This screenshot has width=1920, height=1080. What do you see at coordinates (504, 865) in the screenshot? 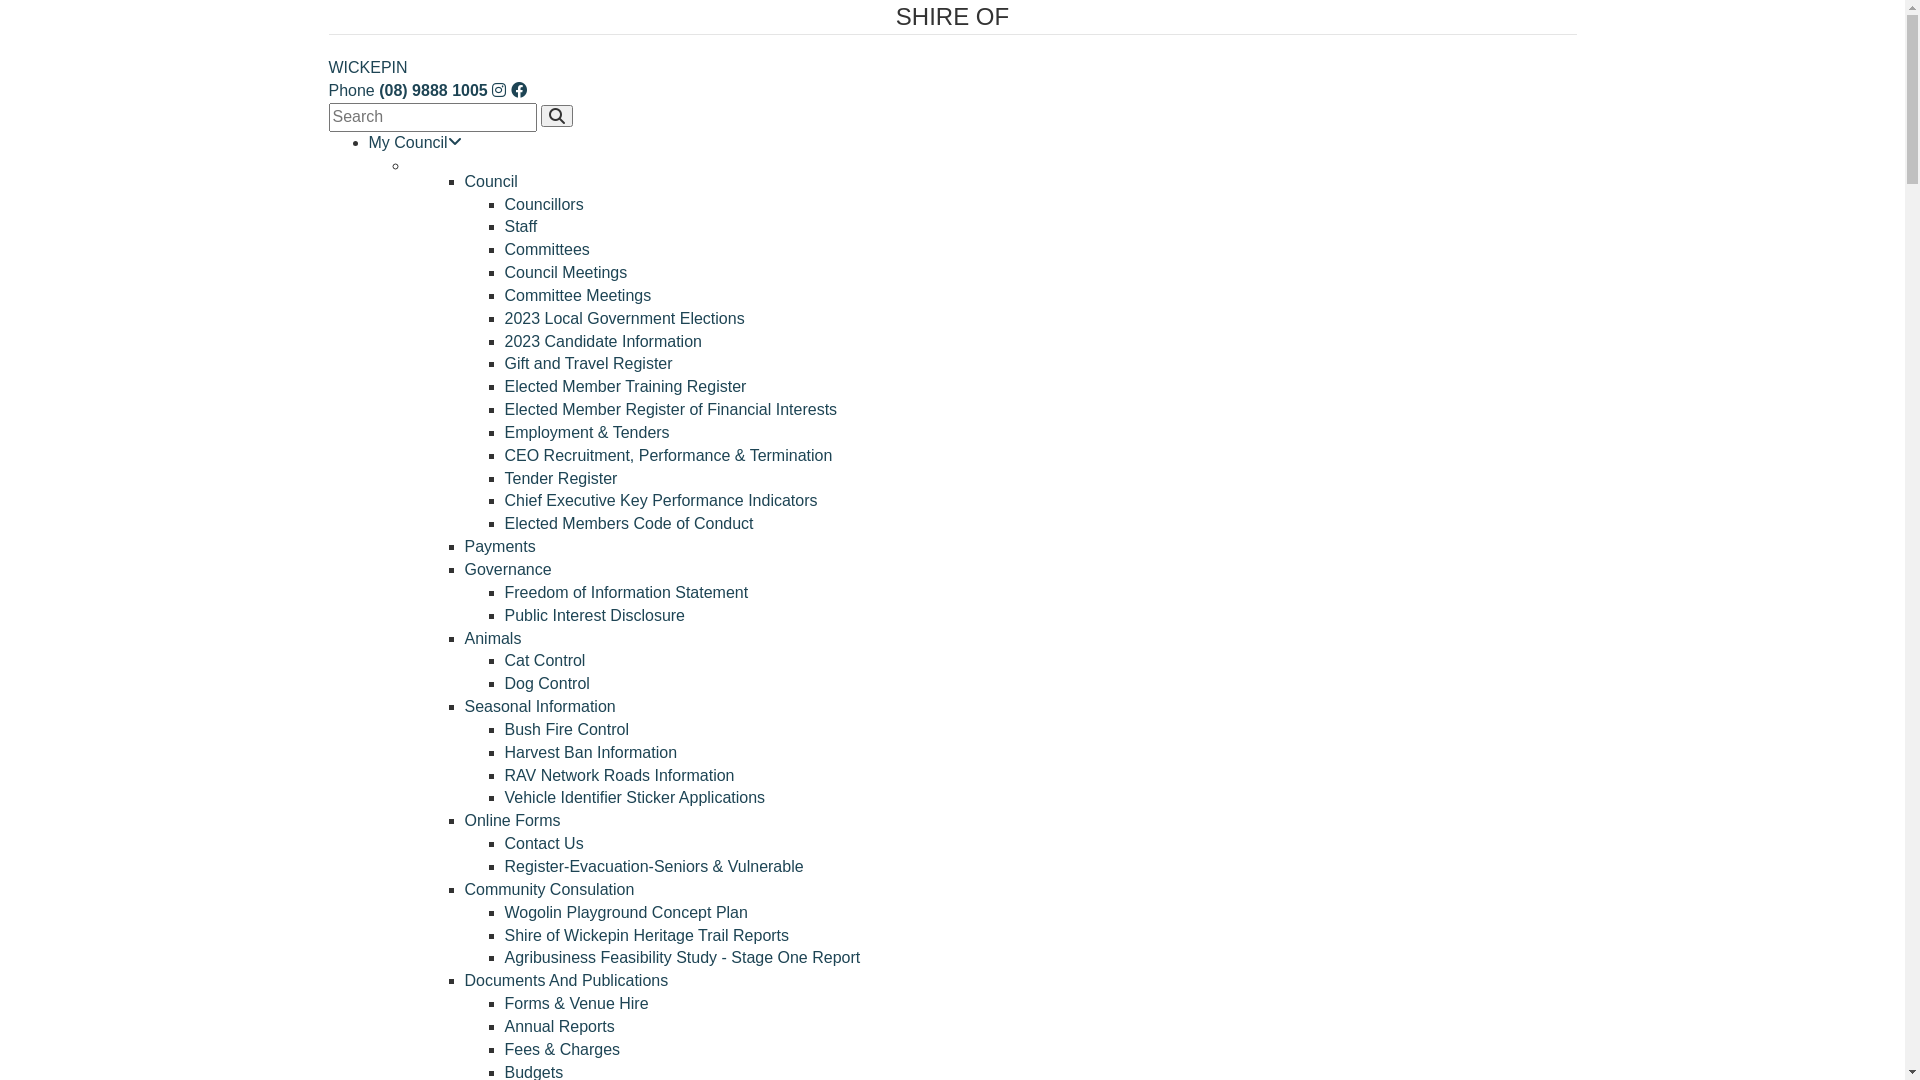
I see `'Register-Evacuation-Seniors & Vulnerable'` at bounding box center [504, 865].